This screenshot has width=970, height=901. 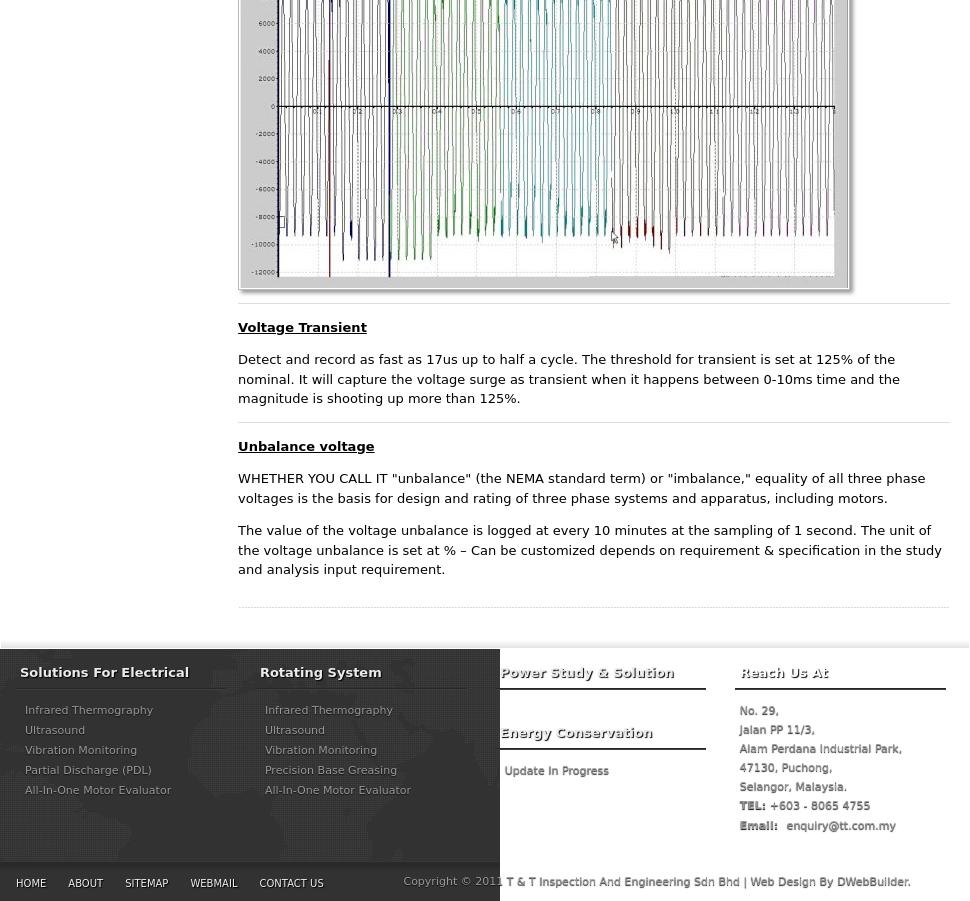 I want to click on 'No. 29,', so click(x=738, y=709).